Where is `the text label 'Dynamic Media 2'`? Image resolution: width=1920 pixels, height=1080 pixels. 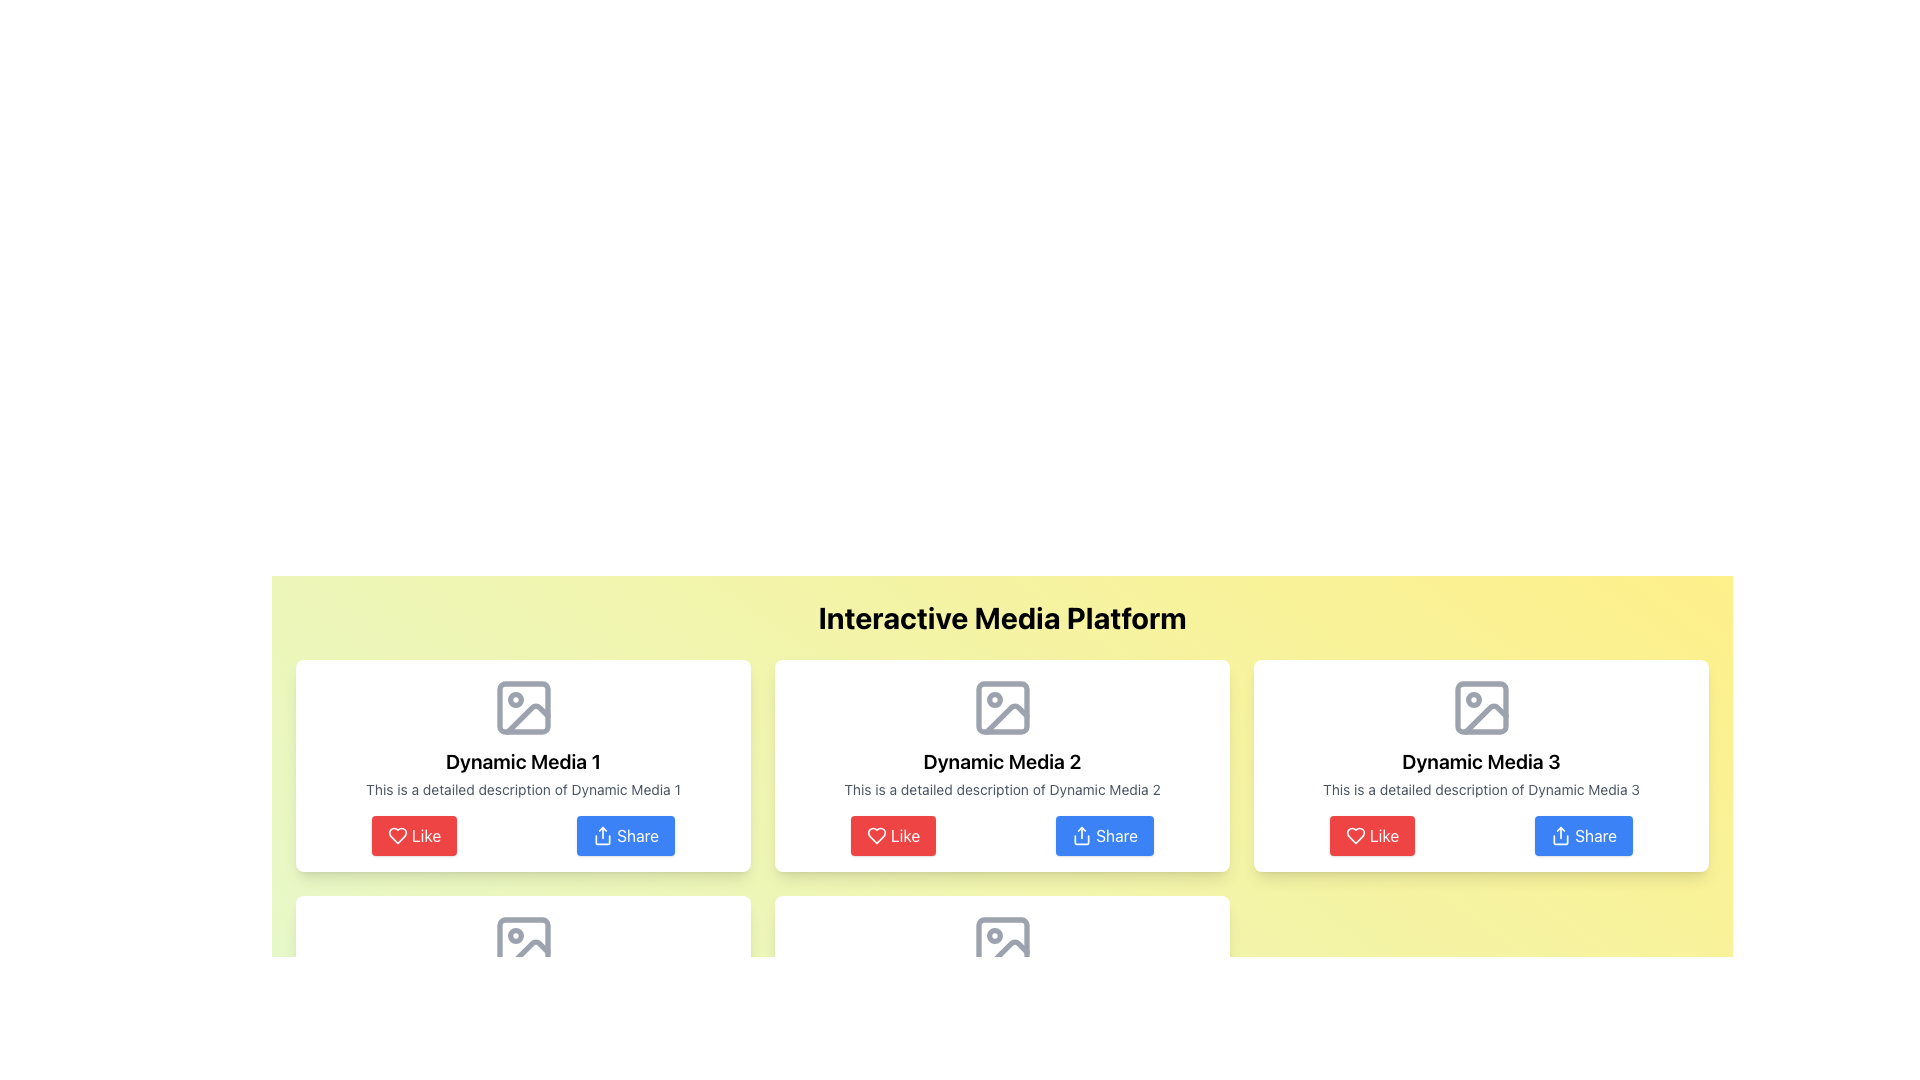
the text label 'Dynamic Media 2' is located at coordinates (1002, 762).